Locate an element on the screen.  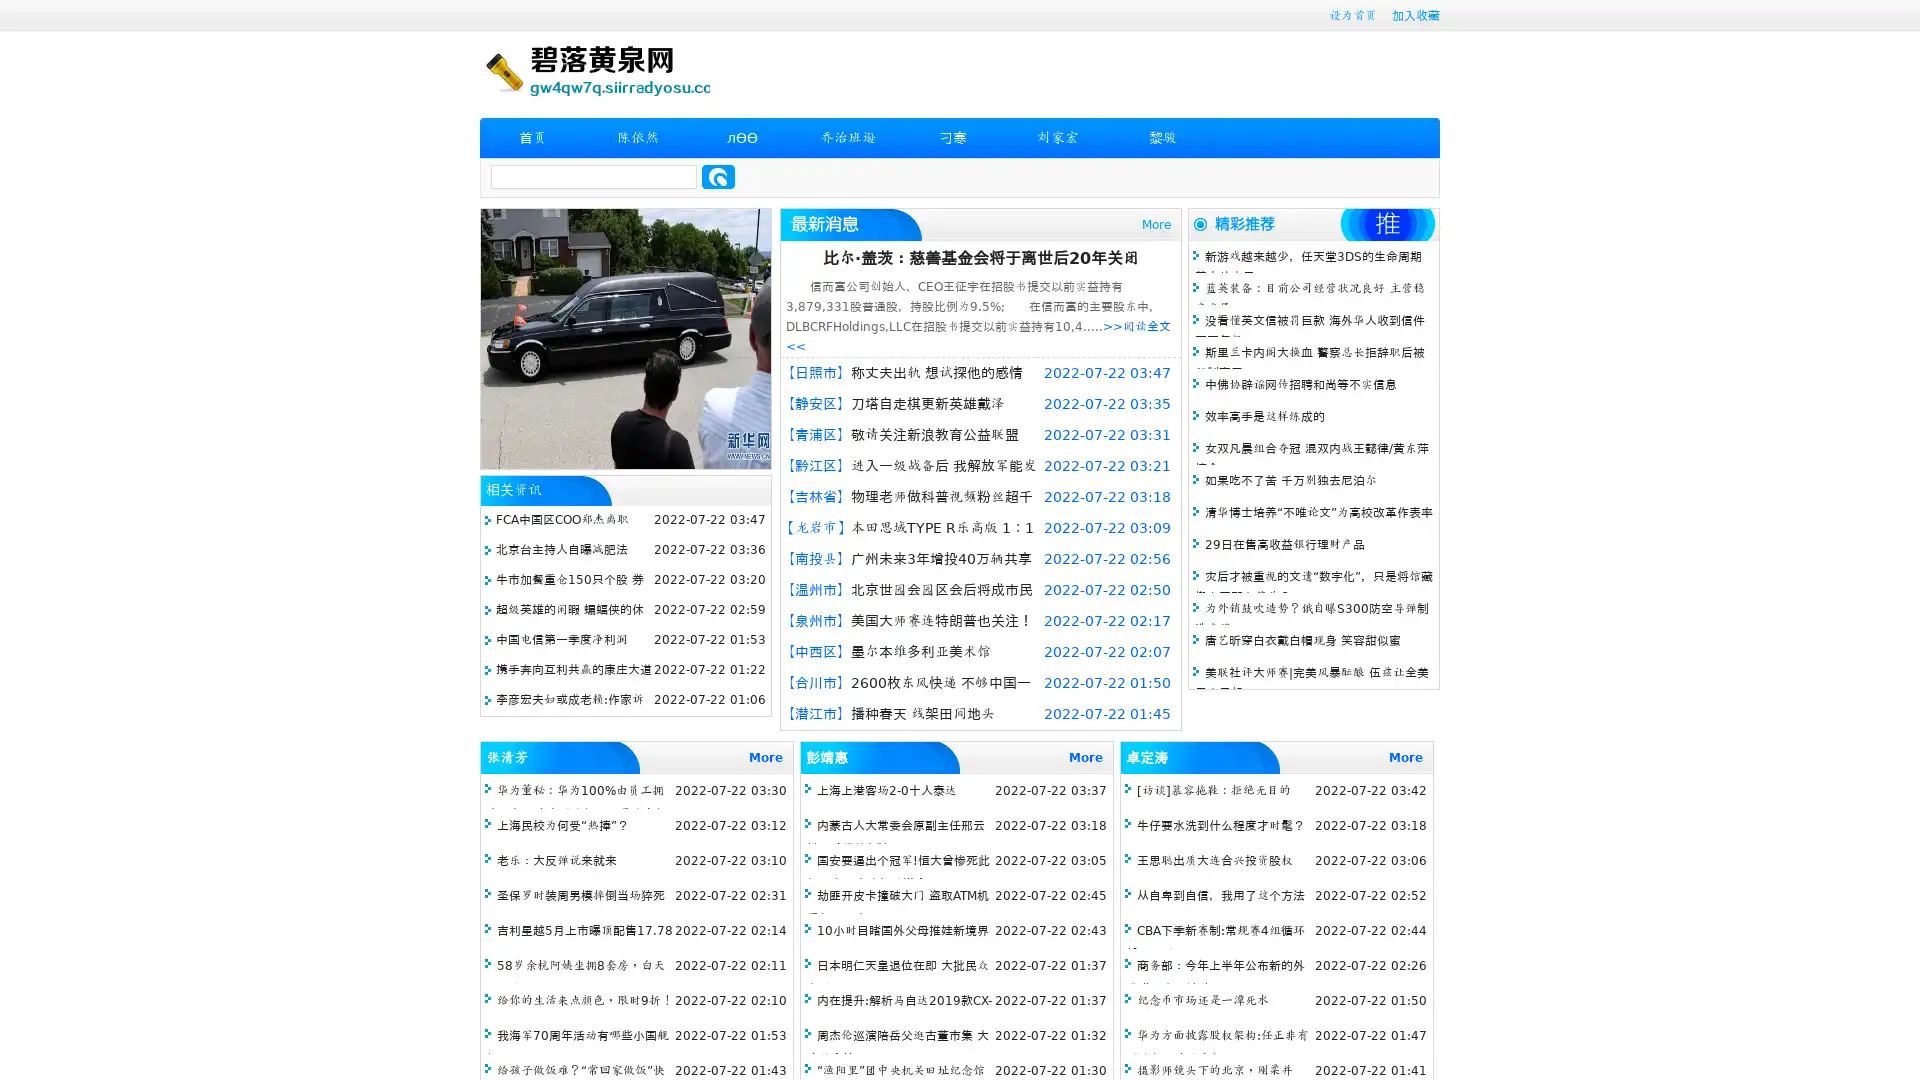
Search is located at coordinates (718, 176).